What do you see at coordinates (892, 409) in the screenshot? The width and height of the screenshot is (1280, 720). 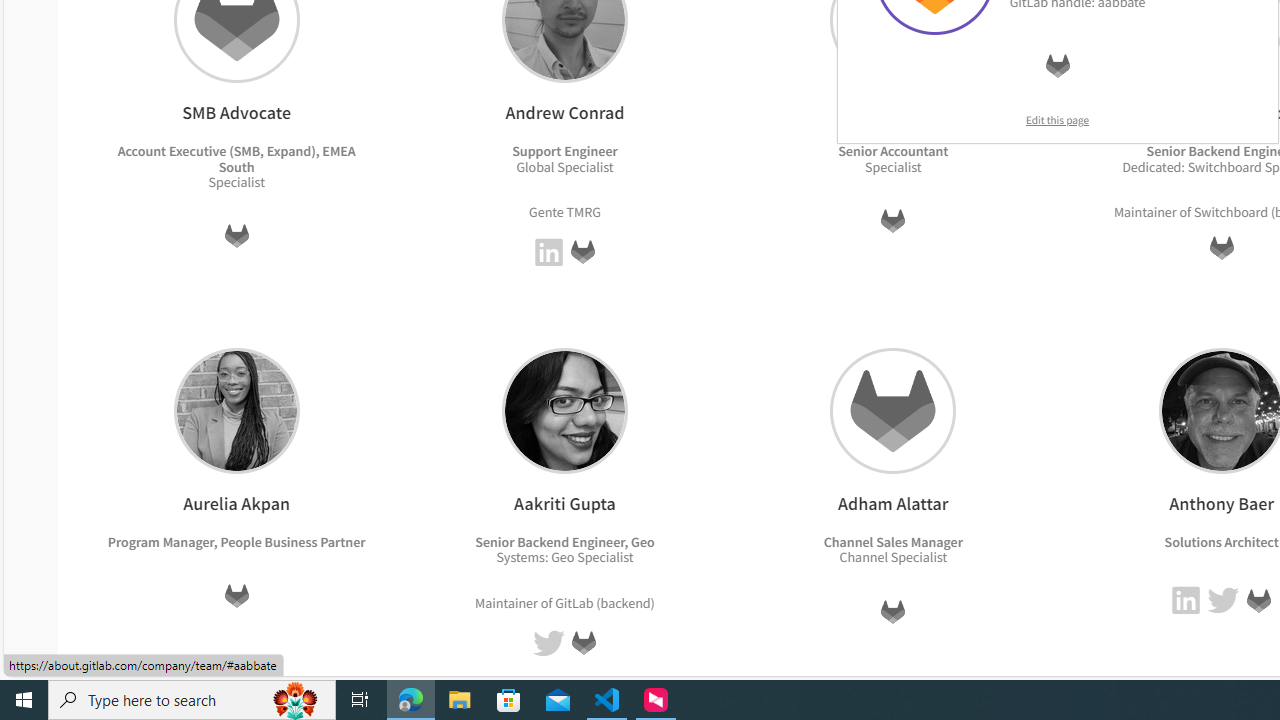 I see `'Adham Alattar'` at bounding box center [892, 409].